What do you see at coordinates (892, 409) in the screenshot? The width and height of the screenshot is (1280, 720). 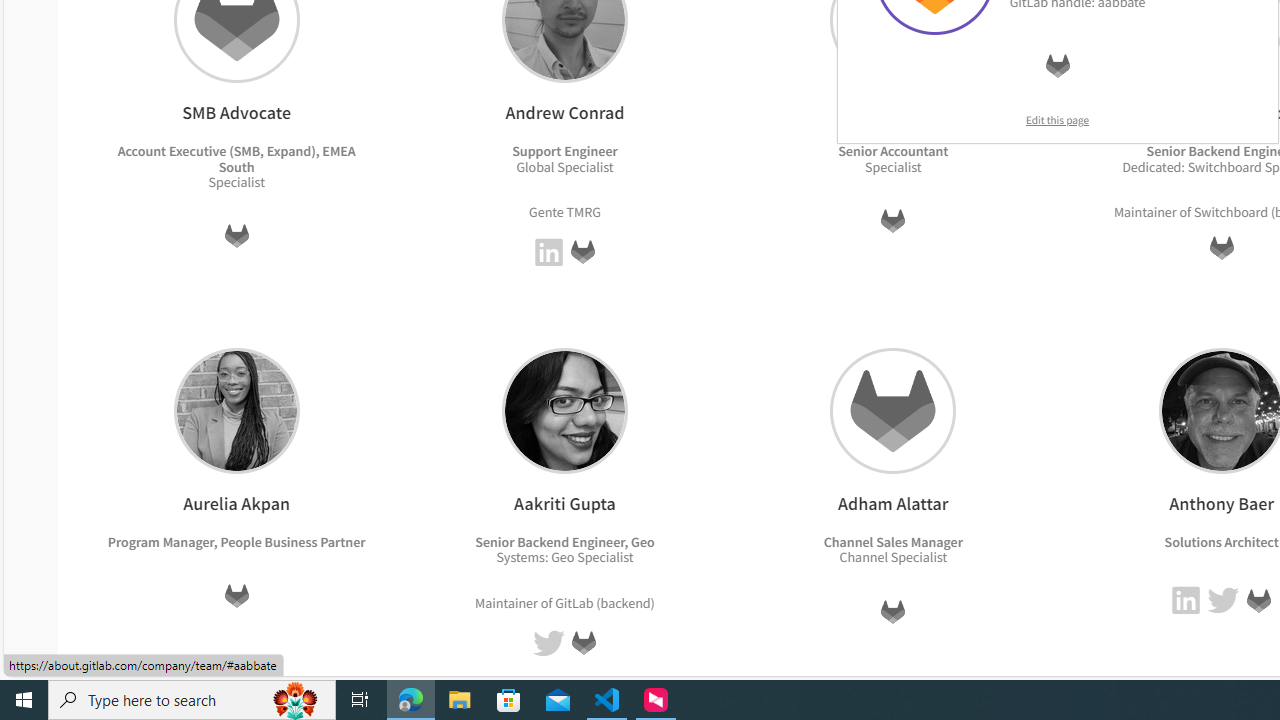 I see `'Adham Alattar'` at bounding box center [892, 409].